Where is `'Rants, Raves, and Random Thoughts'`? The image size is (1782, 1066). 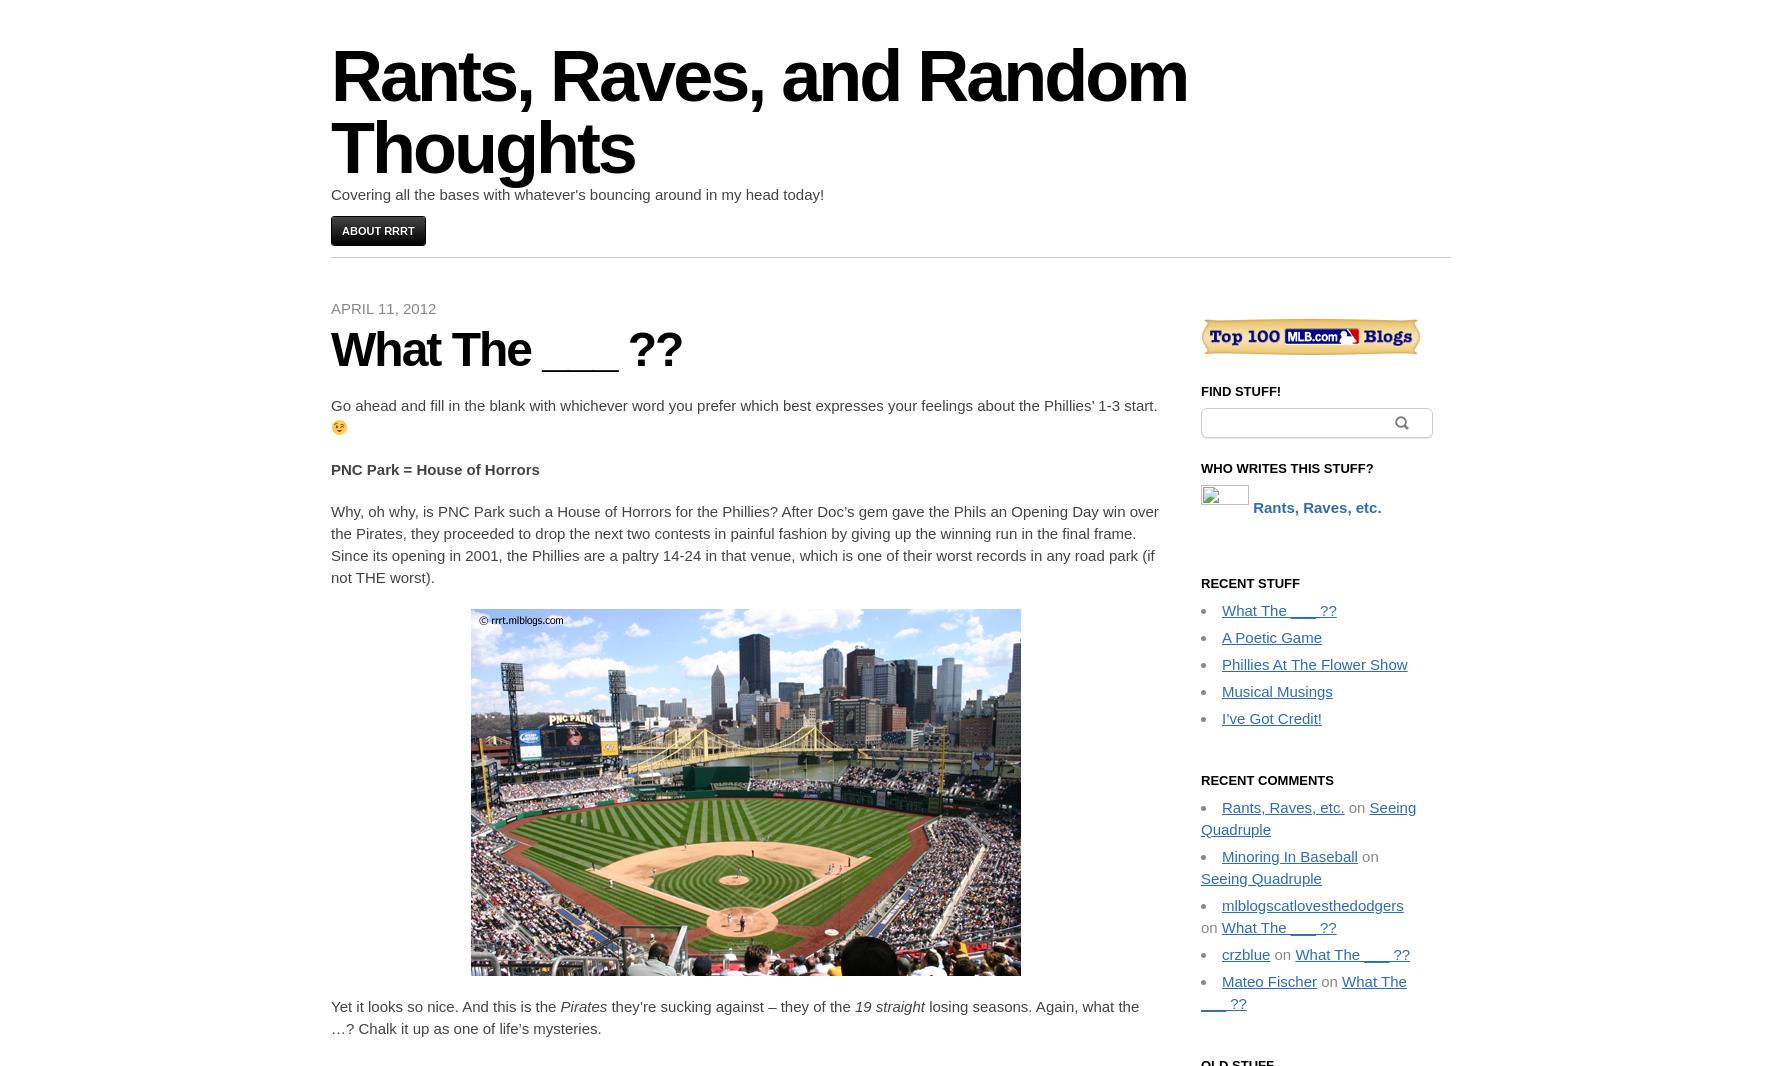 'Rants, Raves, and Random Thoughts' is located at coordinates (758, 111).